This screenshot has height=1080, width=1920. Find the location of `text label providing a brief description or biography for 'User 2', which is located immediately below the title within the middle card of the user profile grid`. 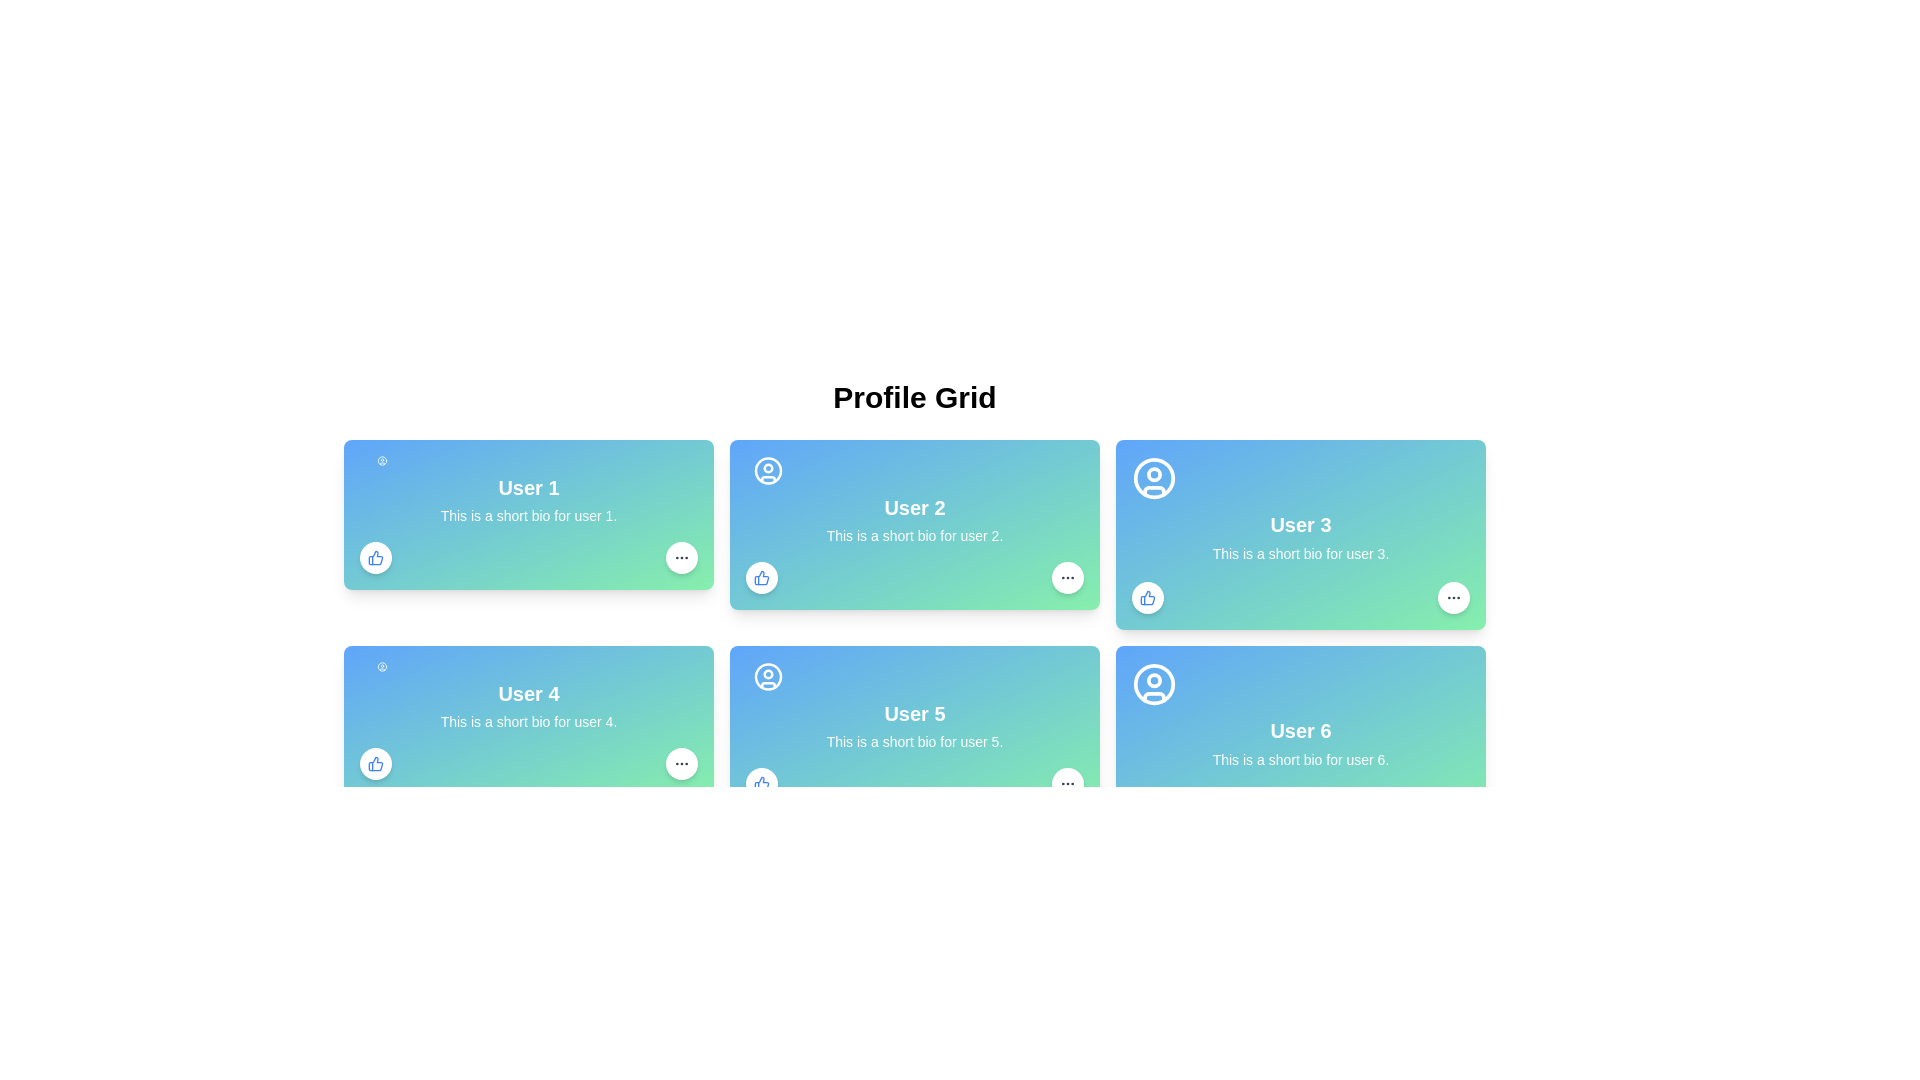

text label providing a brief description or biography for 'User 2', which is located immediately below the title within the middle card of the user profile grid is located at coordinates (914, 535).